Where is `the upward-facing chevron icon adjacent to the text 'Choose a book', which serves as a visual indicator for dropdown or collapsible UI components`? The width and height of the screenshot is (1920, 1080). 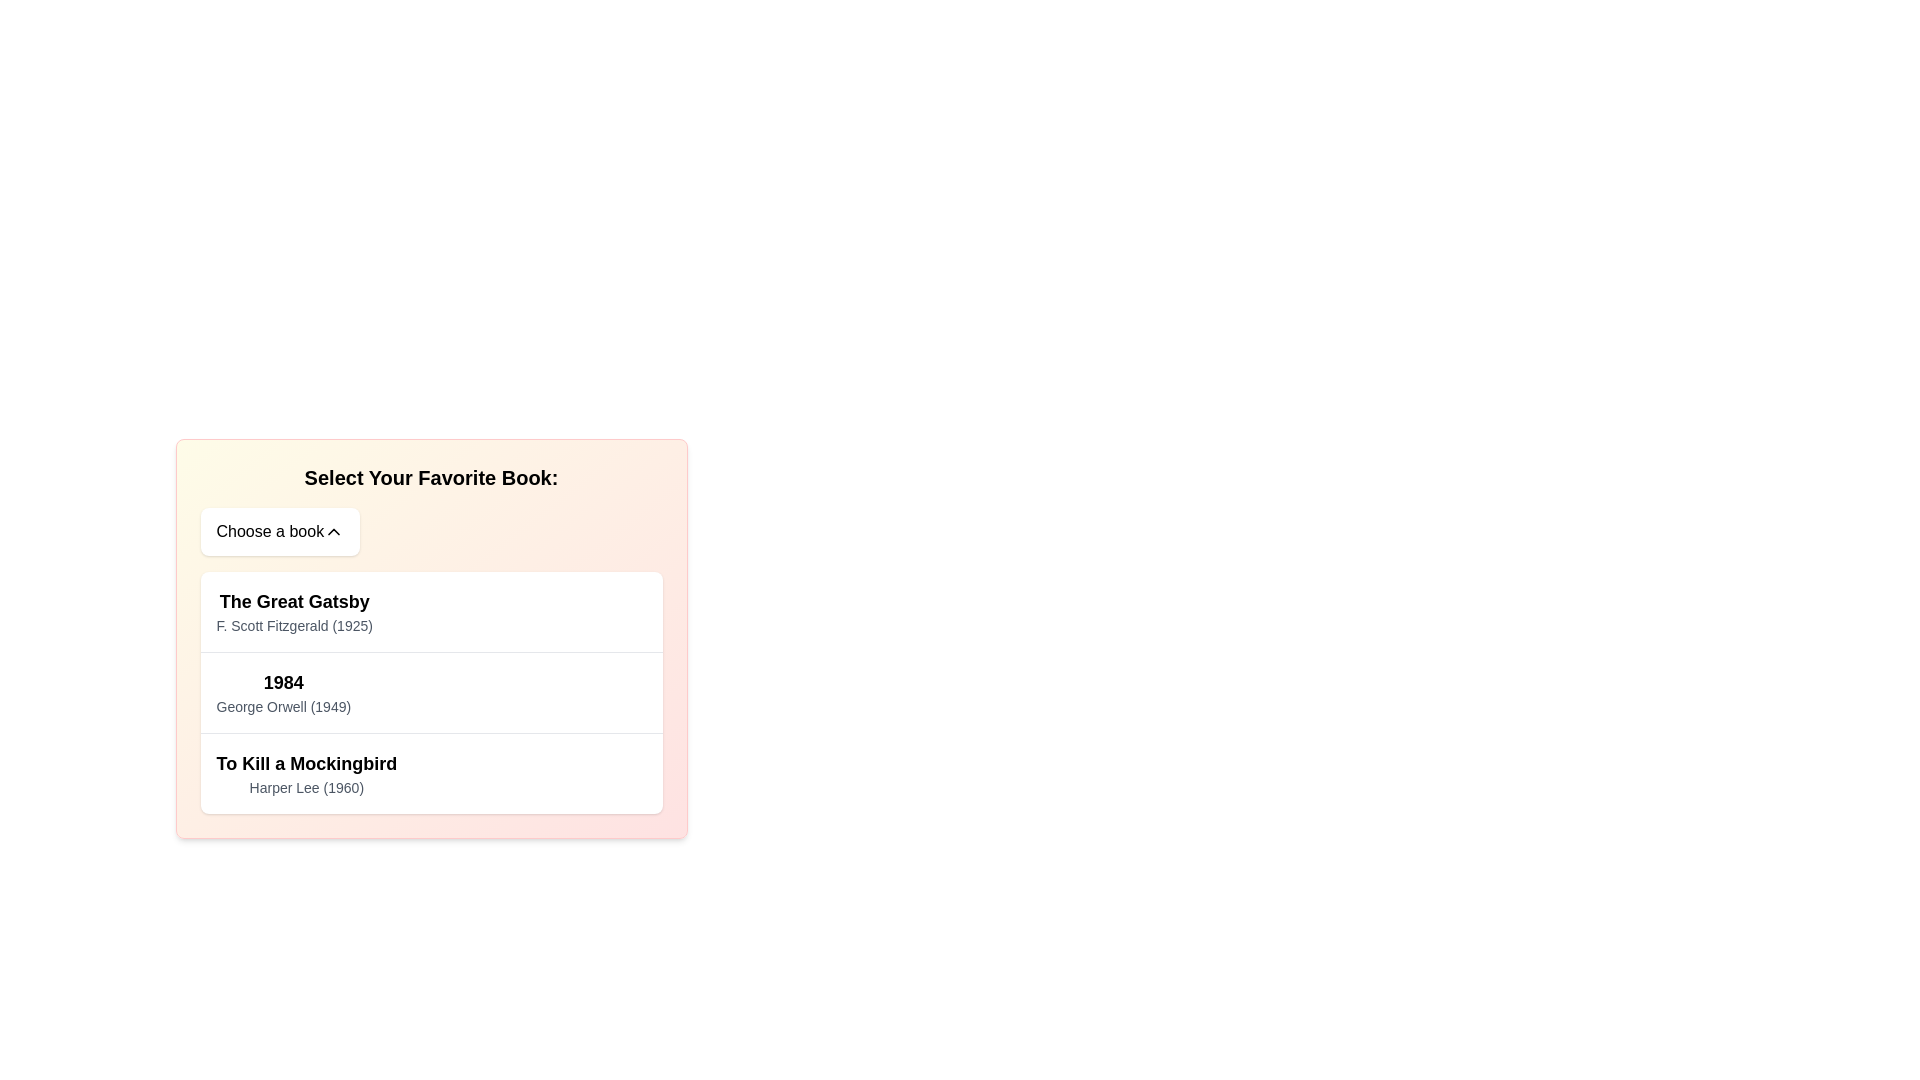
the upward-facing chevron icon adjacent to the text 'Choose a book', which serves as a visual indicator for dropdown or collapsible UI components is located at coordinates (334, 531).